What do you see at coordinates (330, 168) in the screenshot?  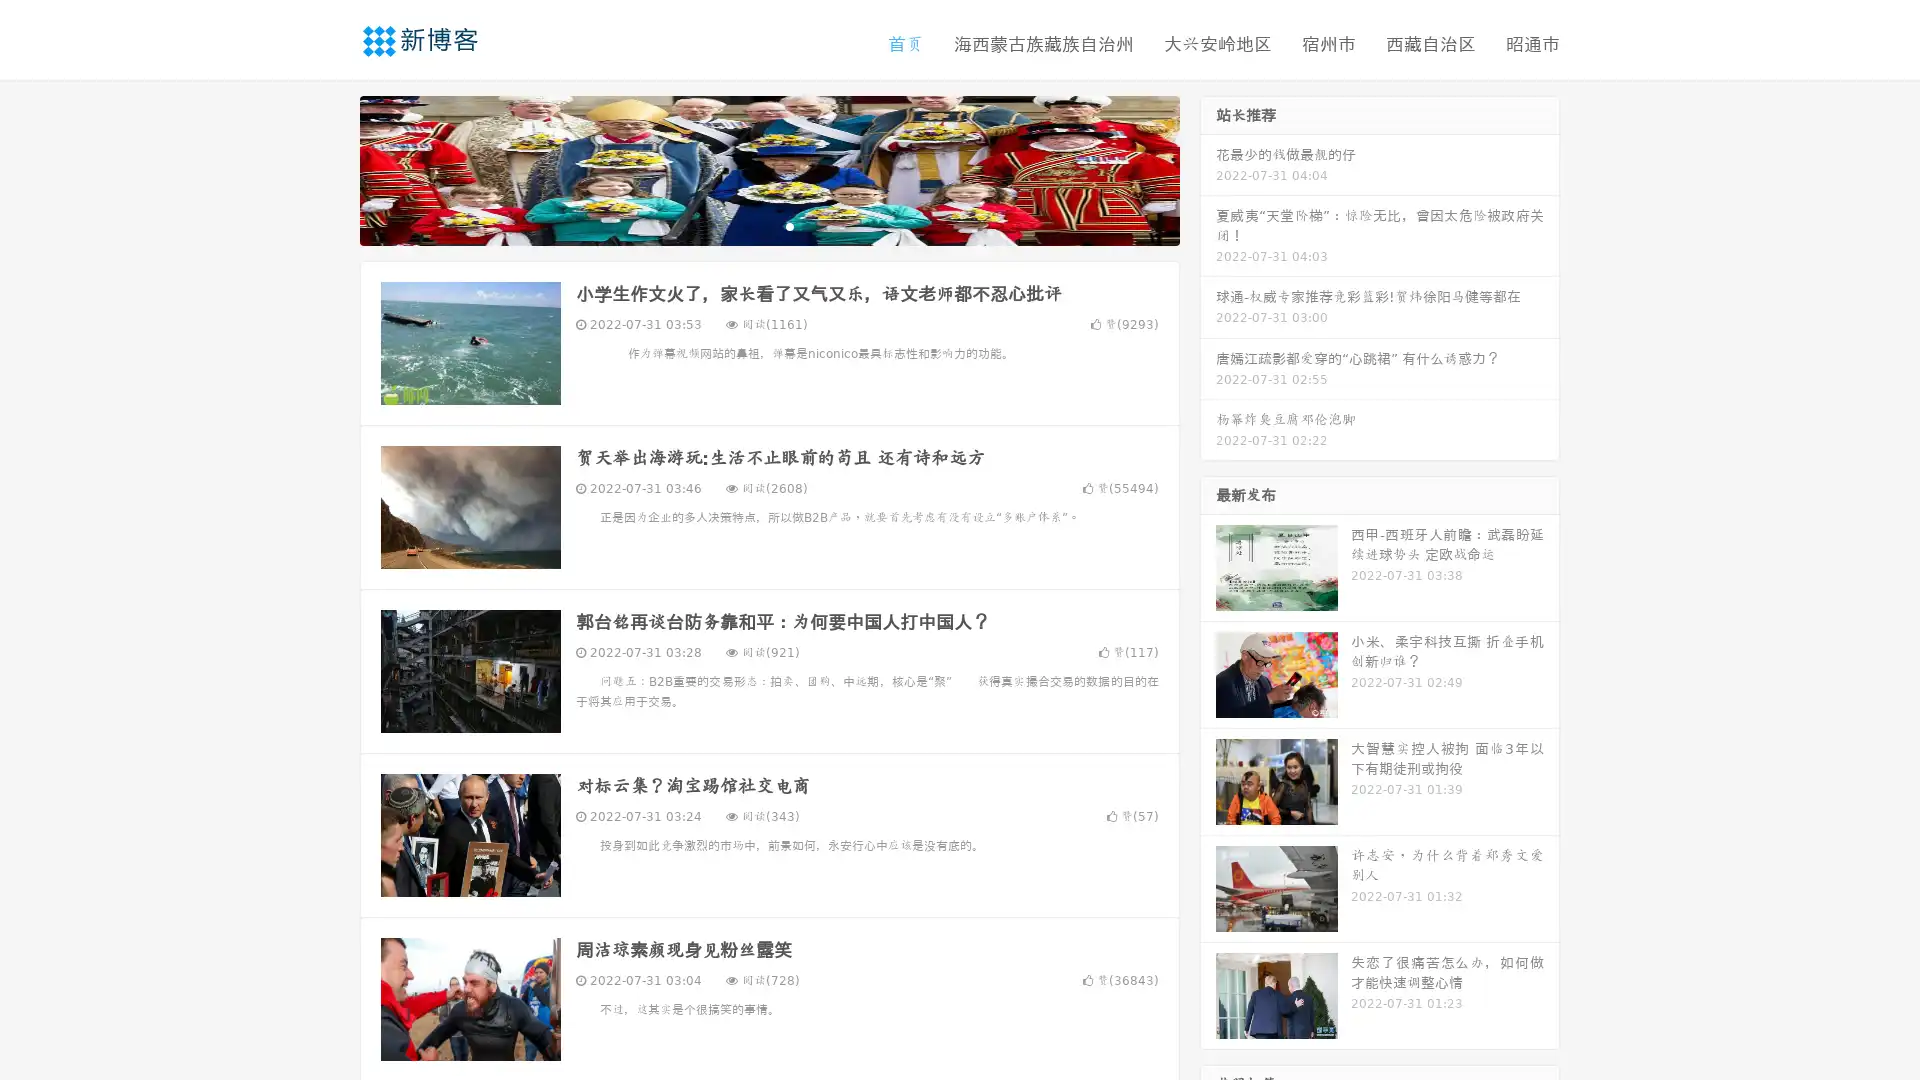 I see `Previous slide` at bounding box center [330, 168].